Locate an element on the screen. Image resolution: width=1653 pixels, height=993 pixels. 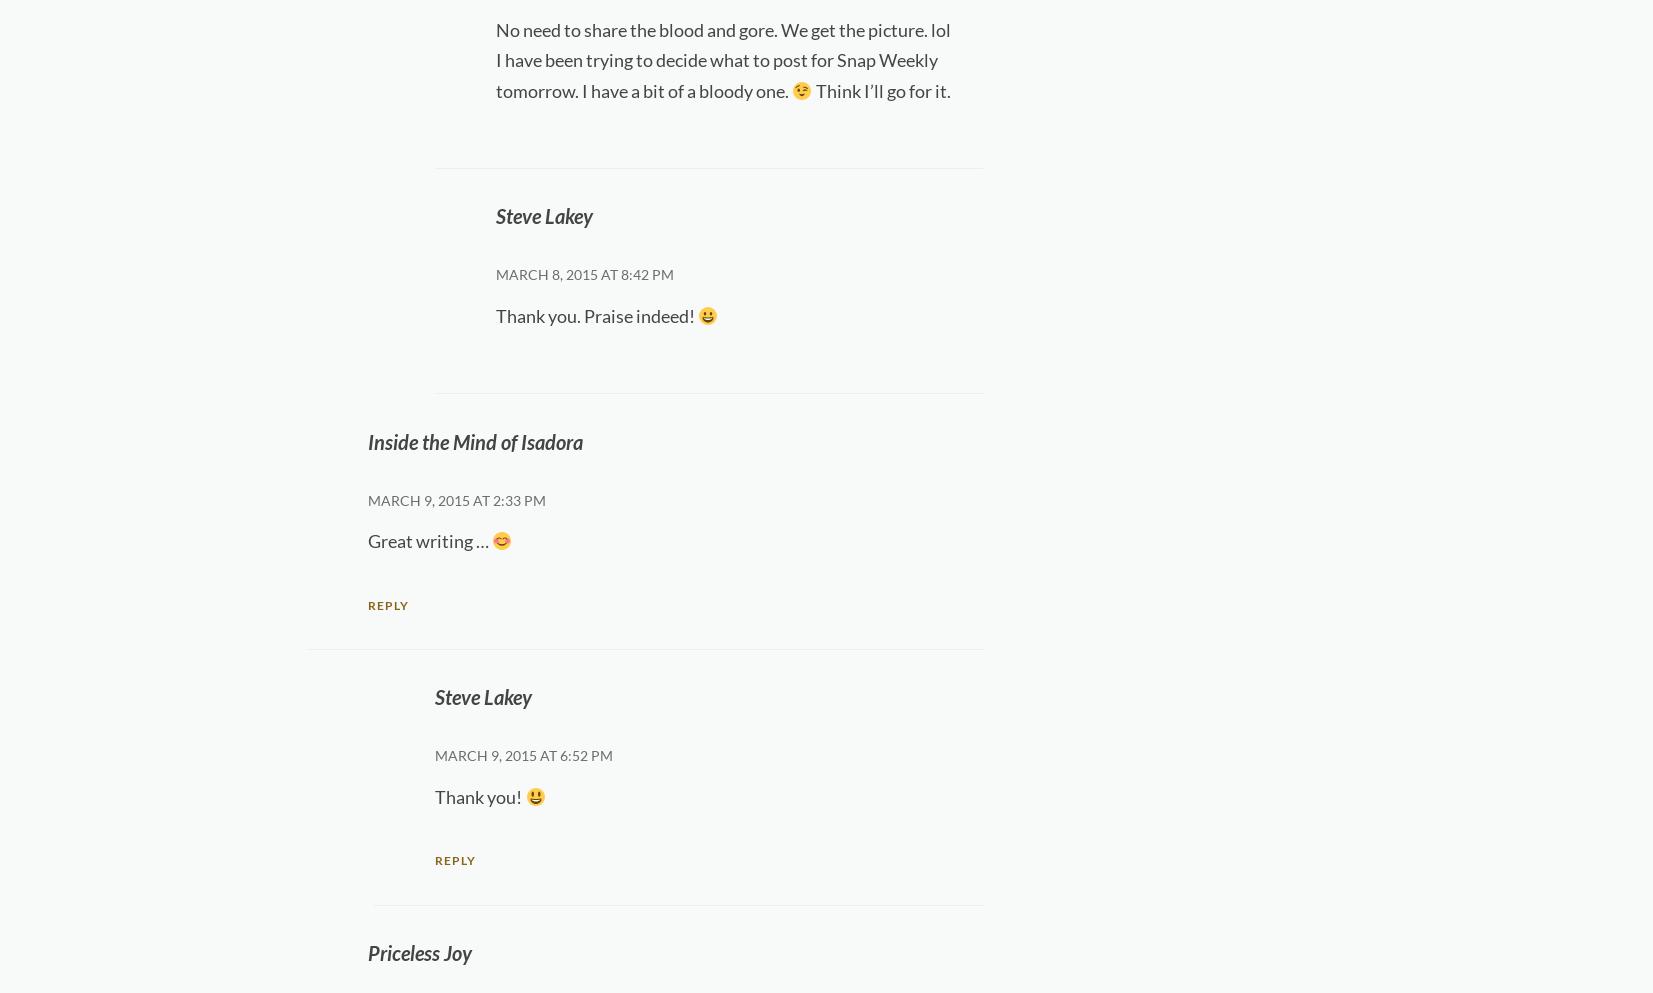
'Priceless Joy' is located at coordinates (365, 951).